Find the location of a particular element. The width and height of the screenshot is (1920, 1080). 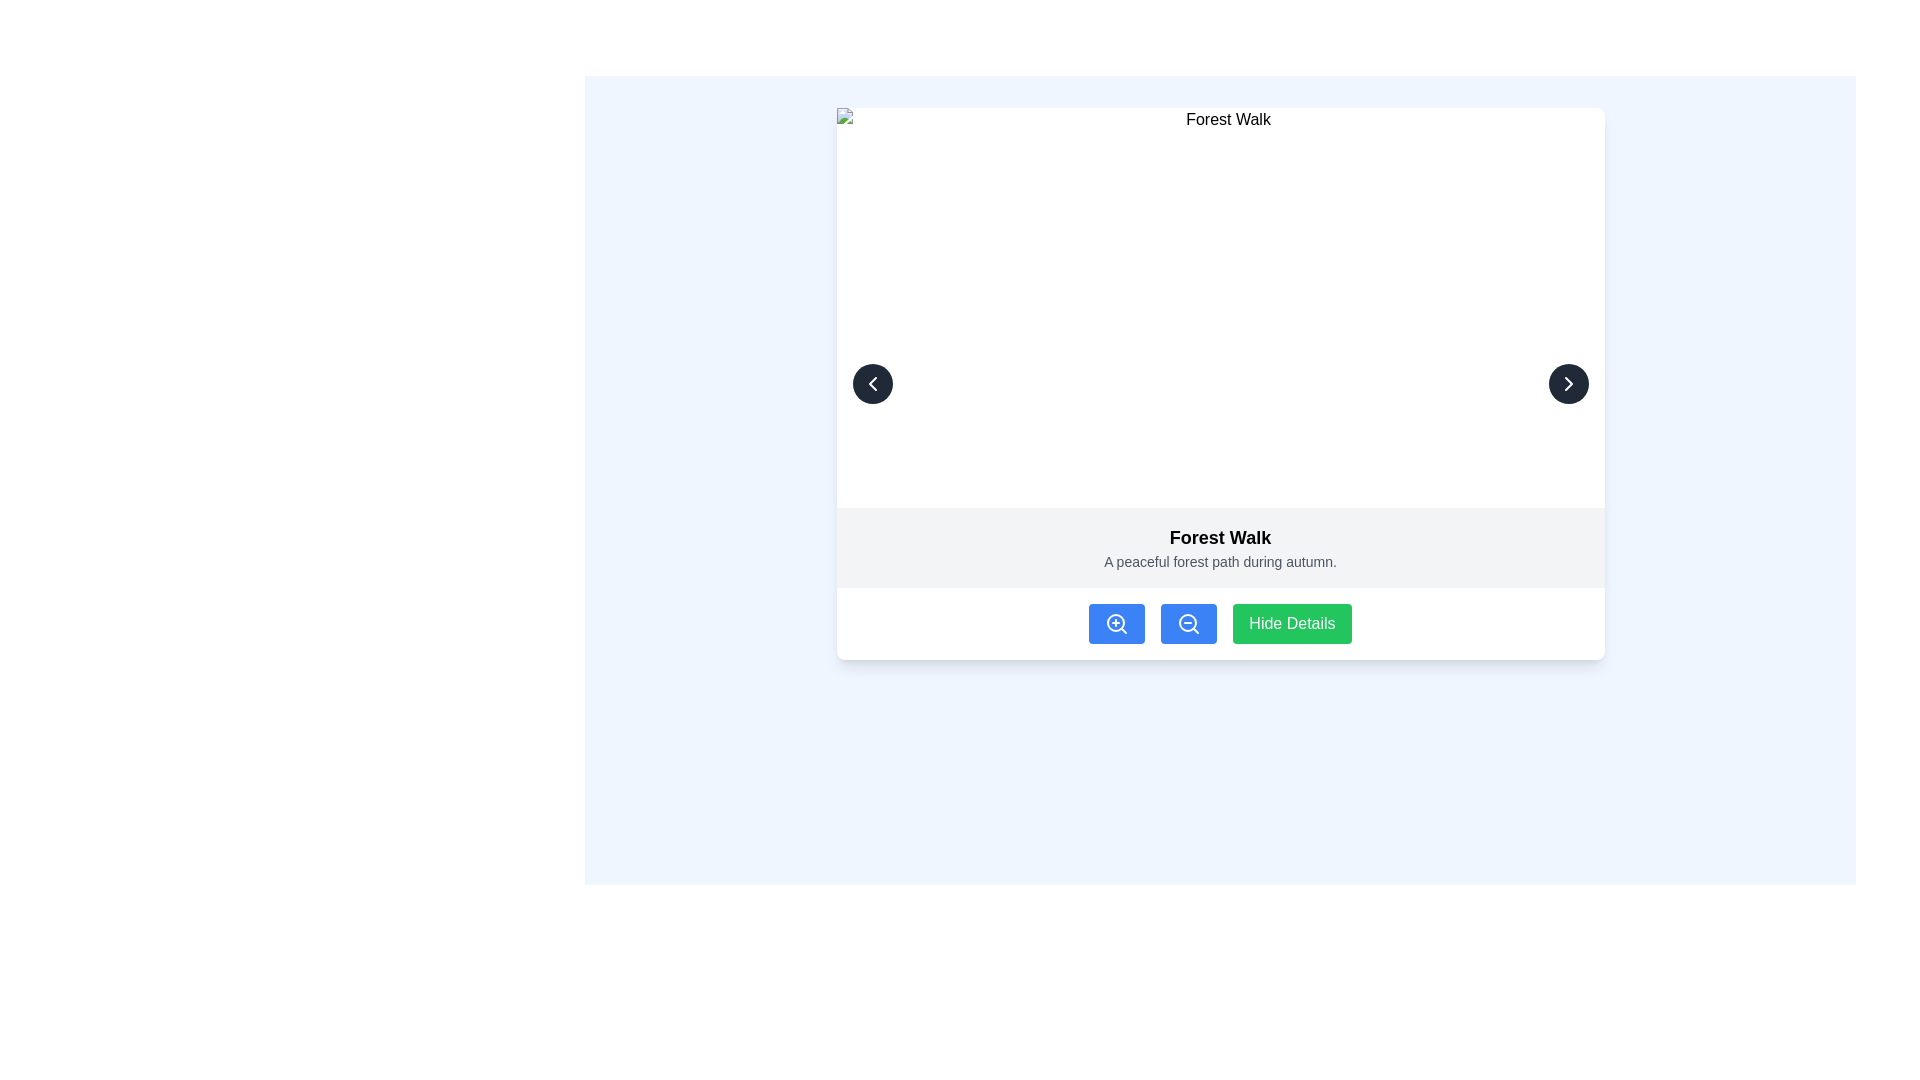

the last button in the horizontal arrangement located below the content section is located at coordinates (1292, 623).